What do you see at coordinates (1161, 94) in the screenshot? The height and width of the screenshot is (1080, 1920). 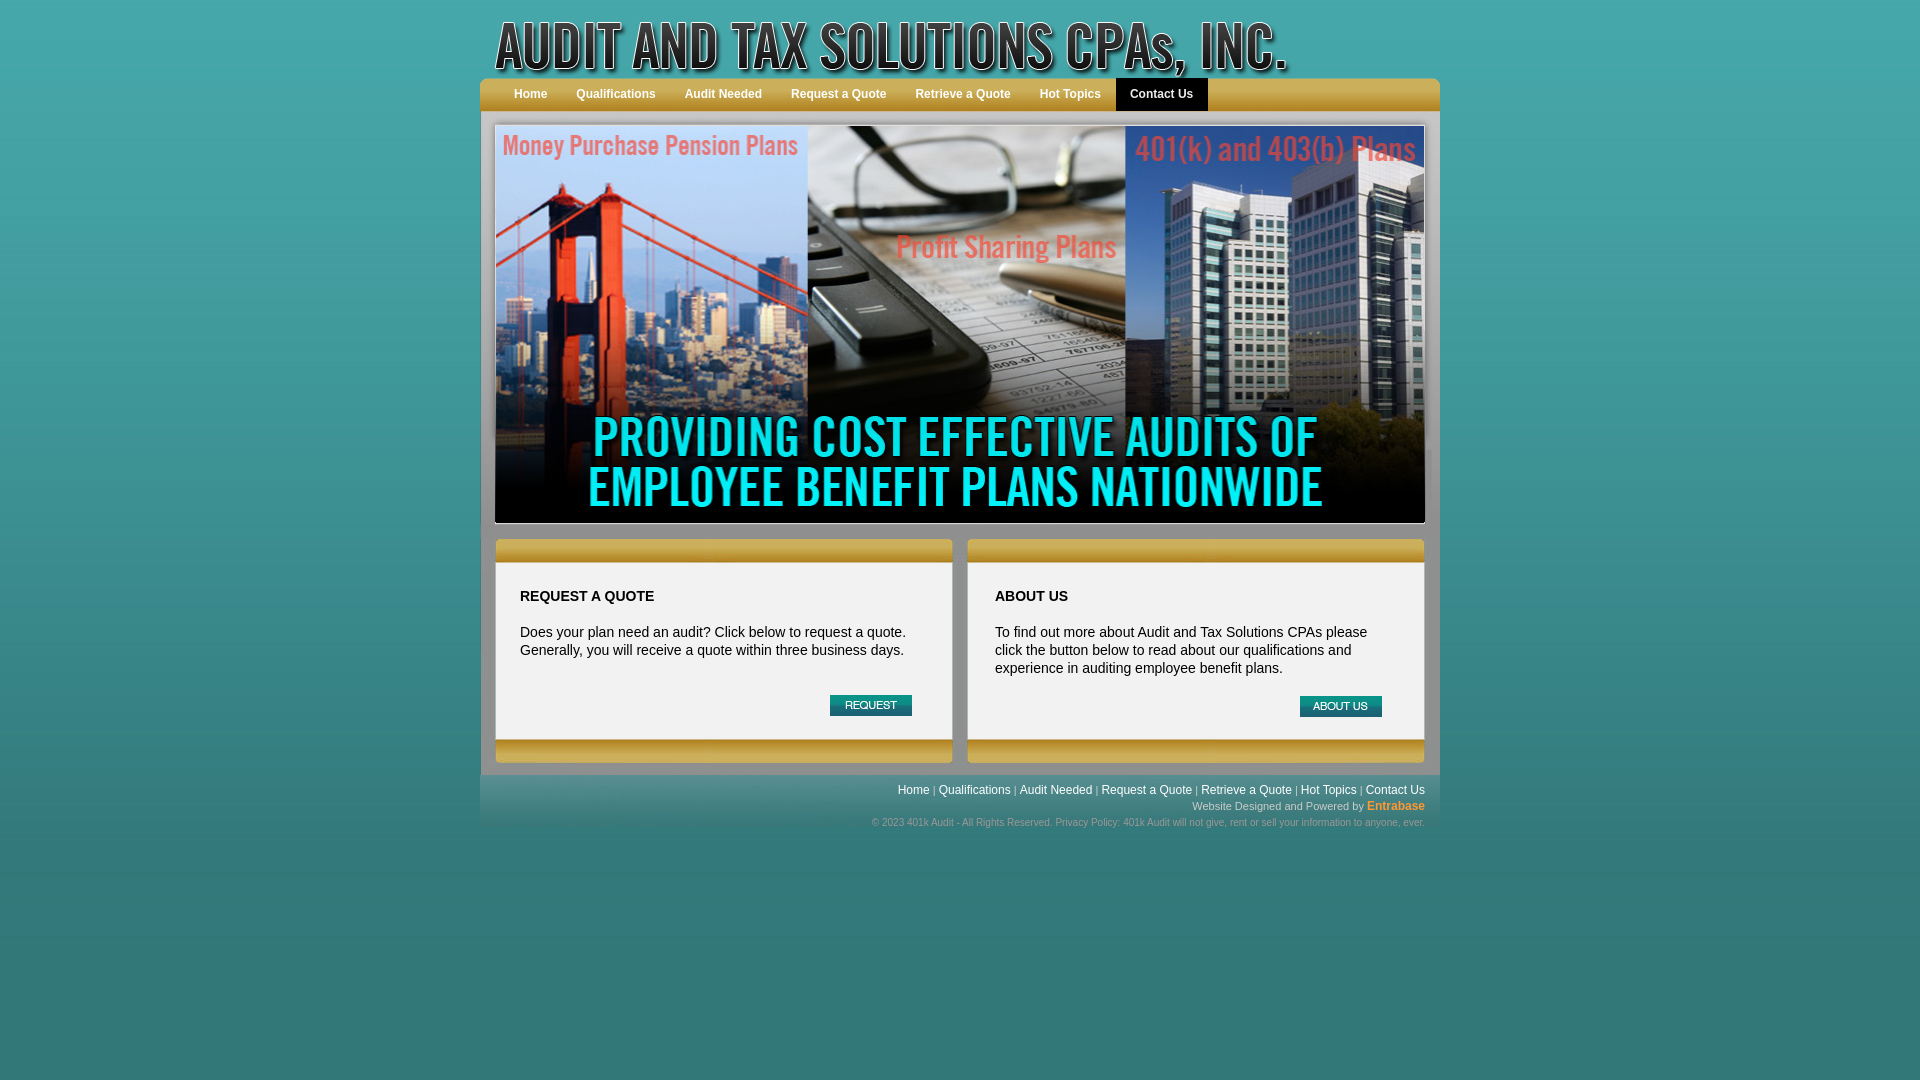 I see `'Contact Us'` at bounding box center [1161, 94].